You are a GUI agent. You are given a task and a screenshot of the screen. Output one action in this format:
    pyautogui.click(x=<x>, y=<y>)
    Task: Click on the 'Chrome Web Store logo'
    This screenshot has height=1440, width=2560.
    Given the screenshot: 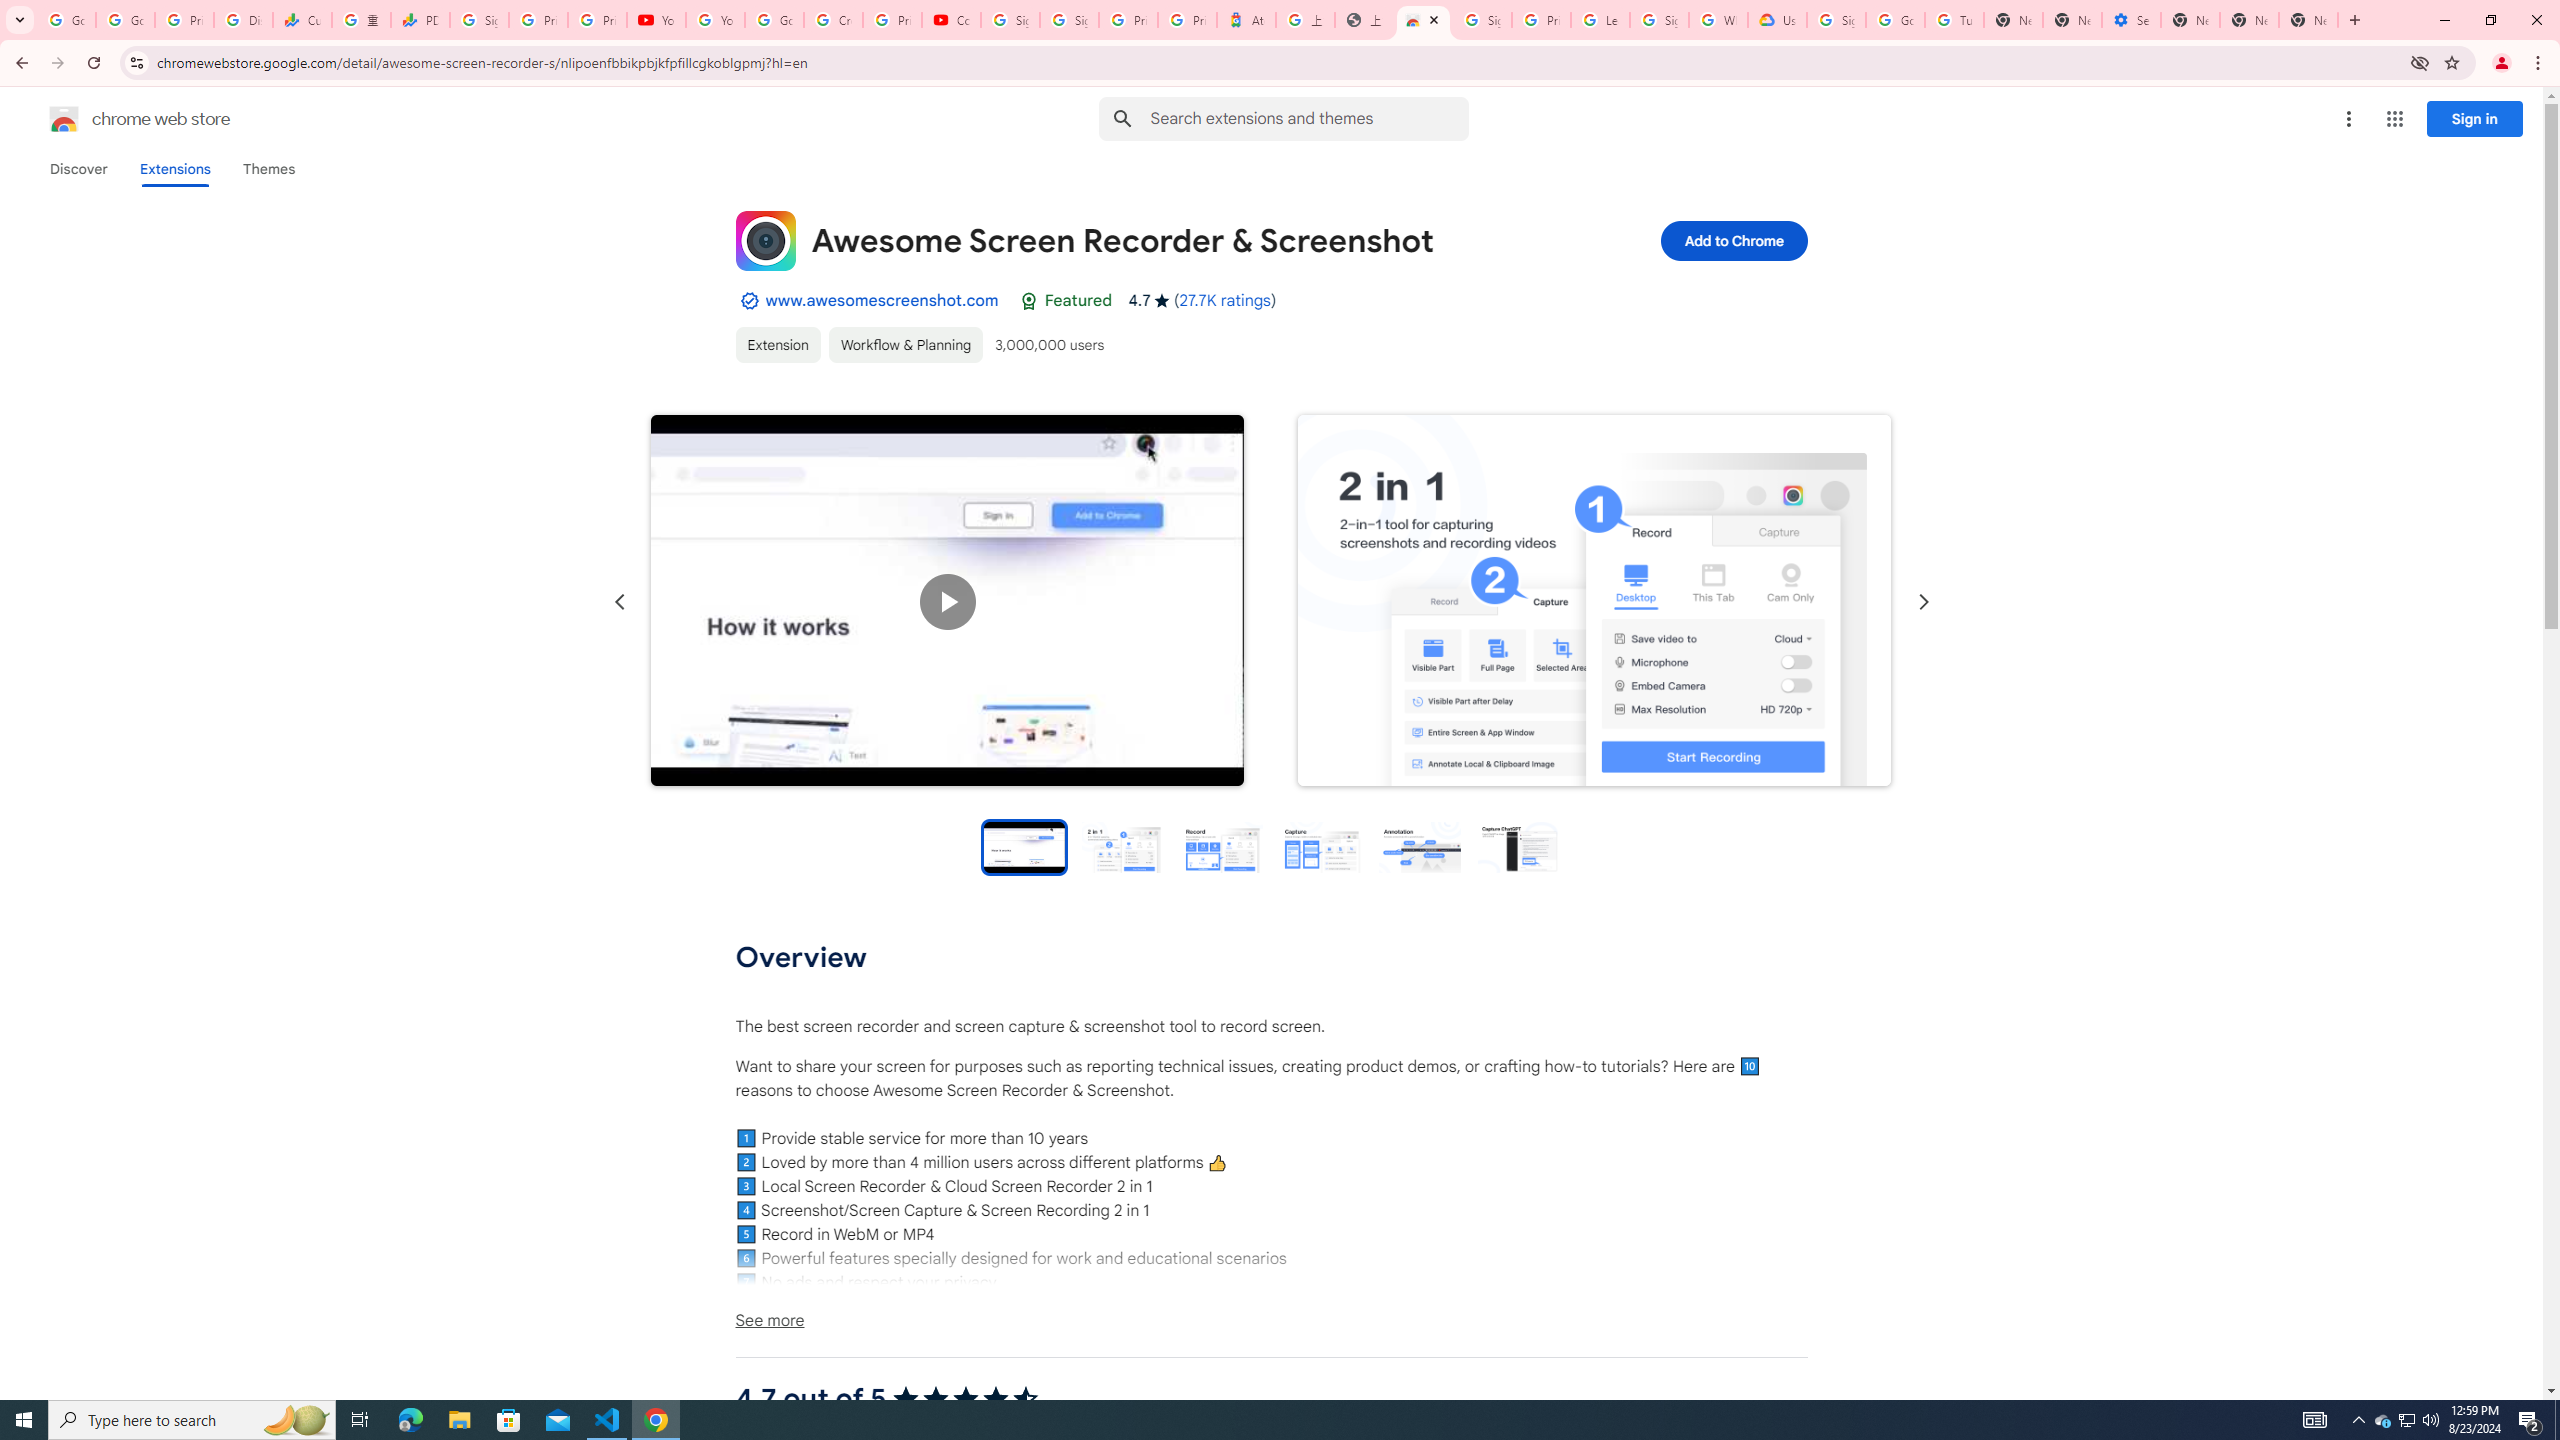 What is the action you would take?
    pyautogui.click(x=64, y=118)
    